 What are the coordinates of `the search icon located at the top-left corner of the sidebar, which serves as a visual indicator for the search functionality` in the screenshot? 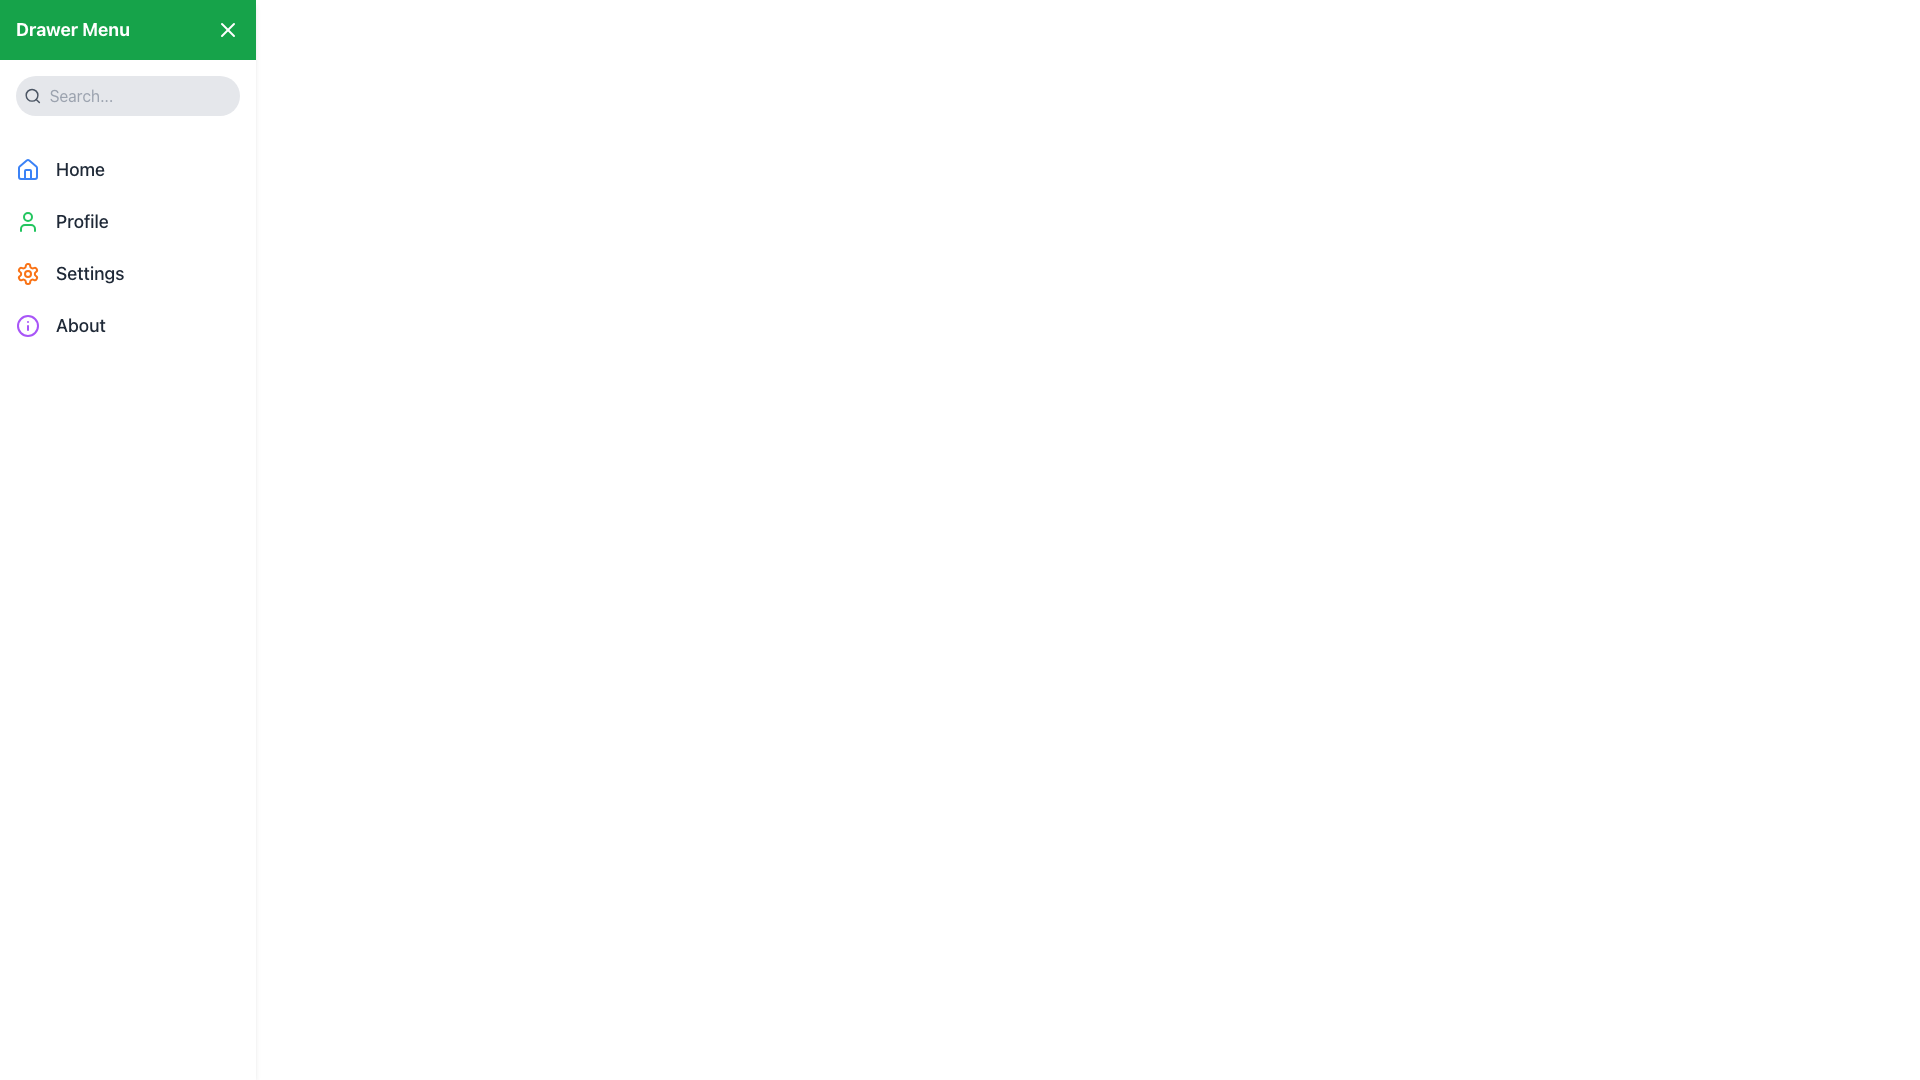 It's located at (32, 96).